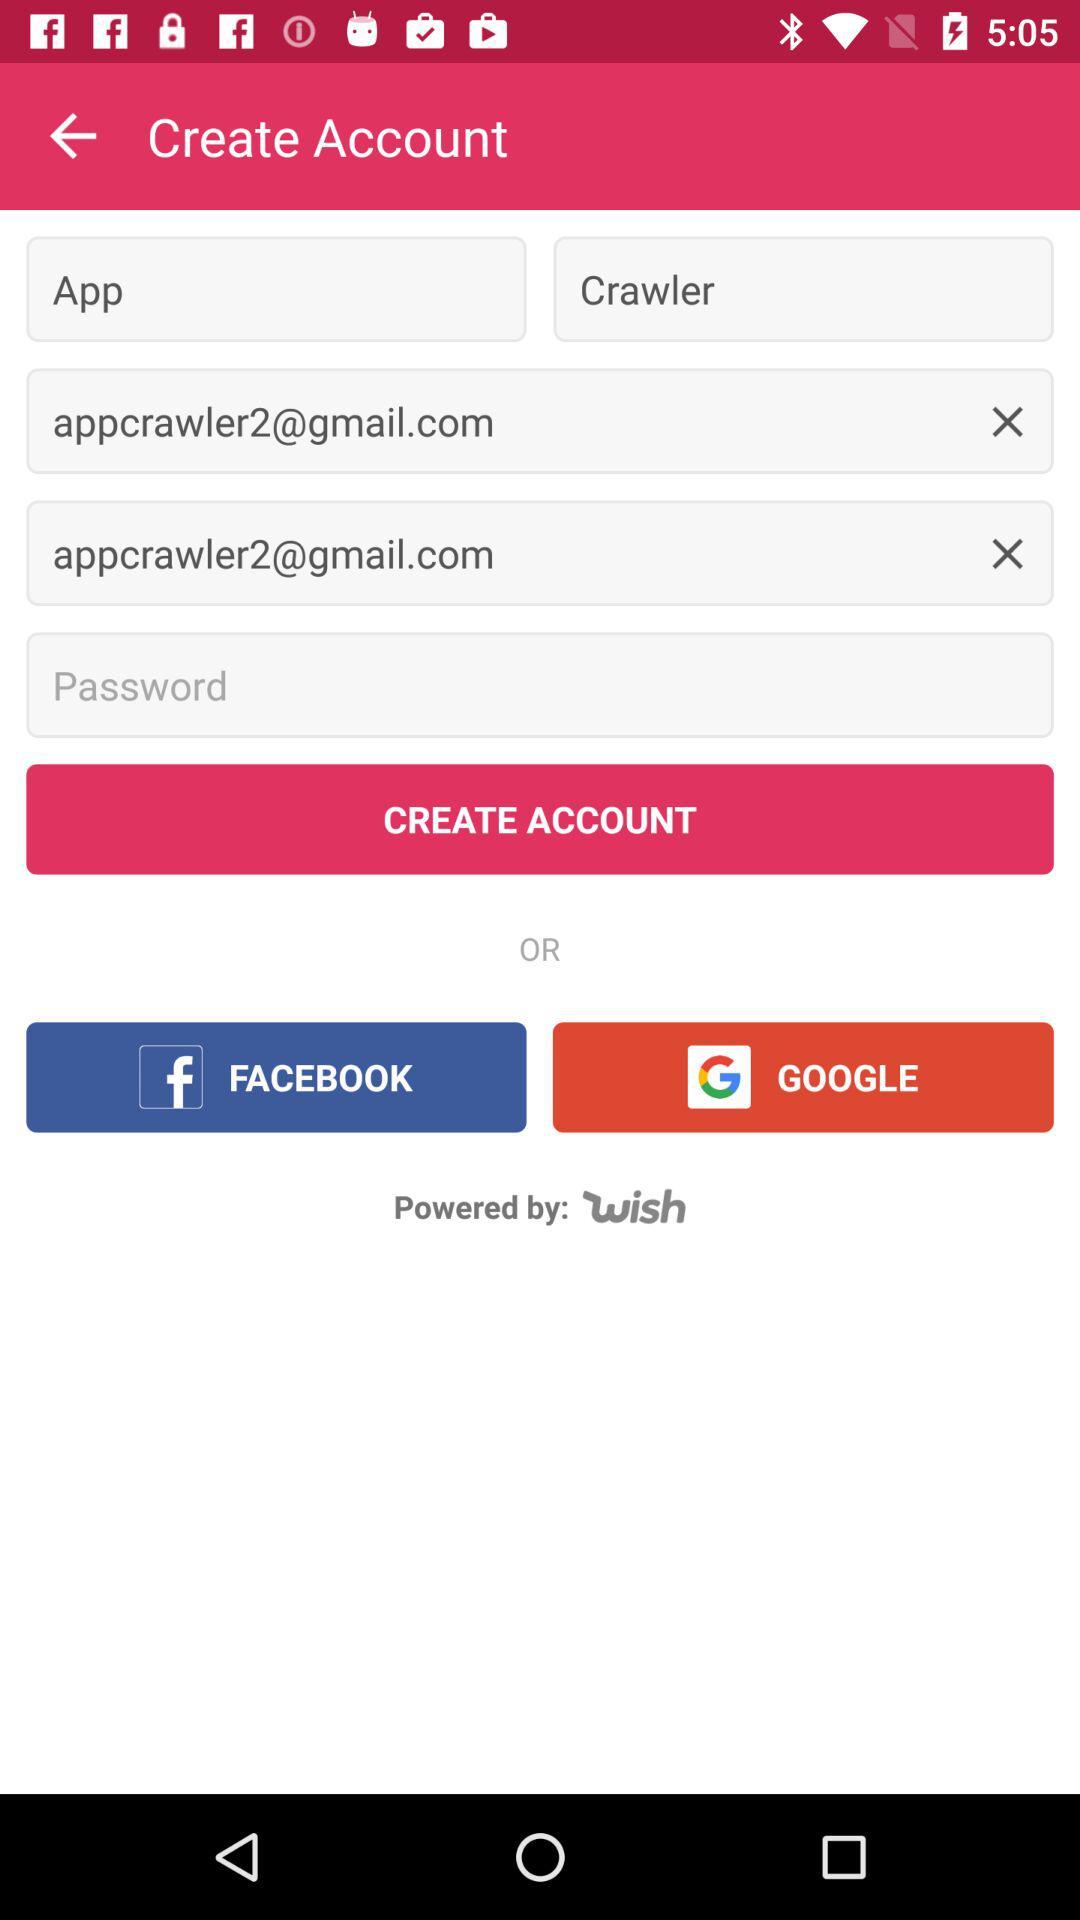 This screenshot has width=1080, height=1920. I want to click on the app icon, so click(276, 288).